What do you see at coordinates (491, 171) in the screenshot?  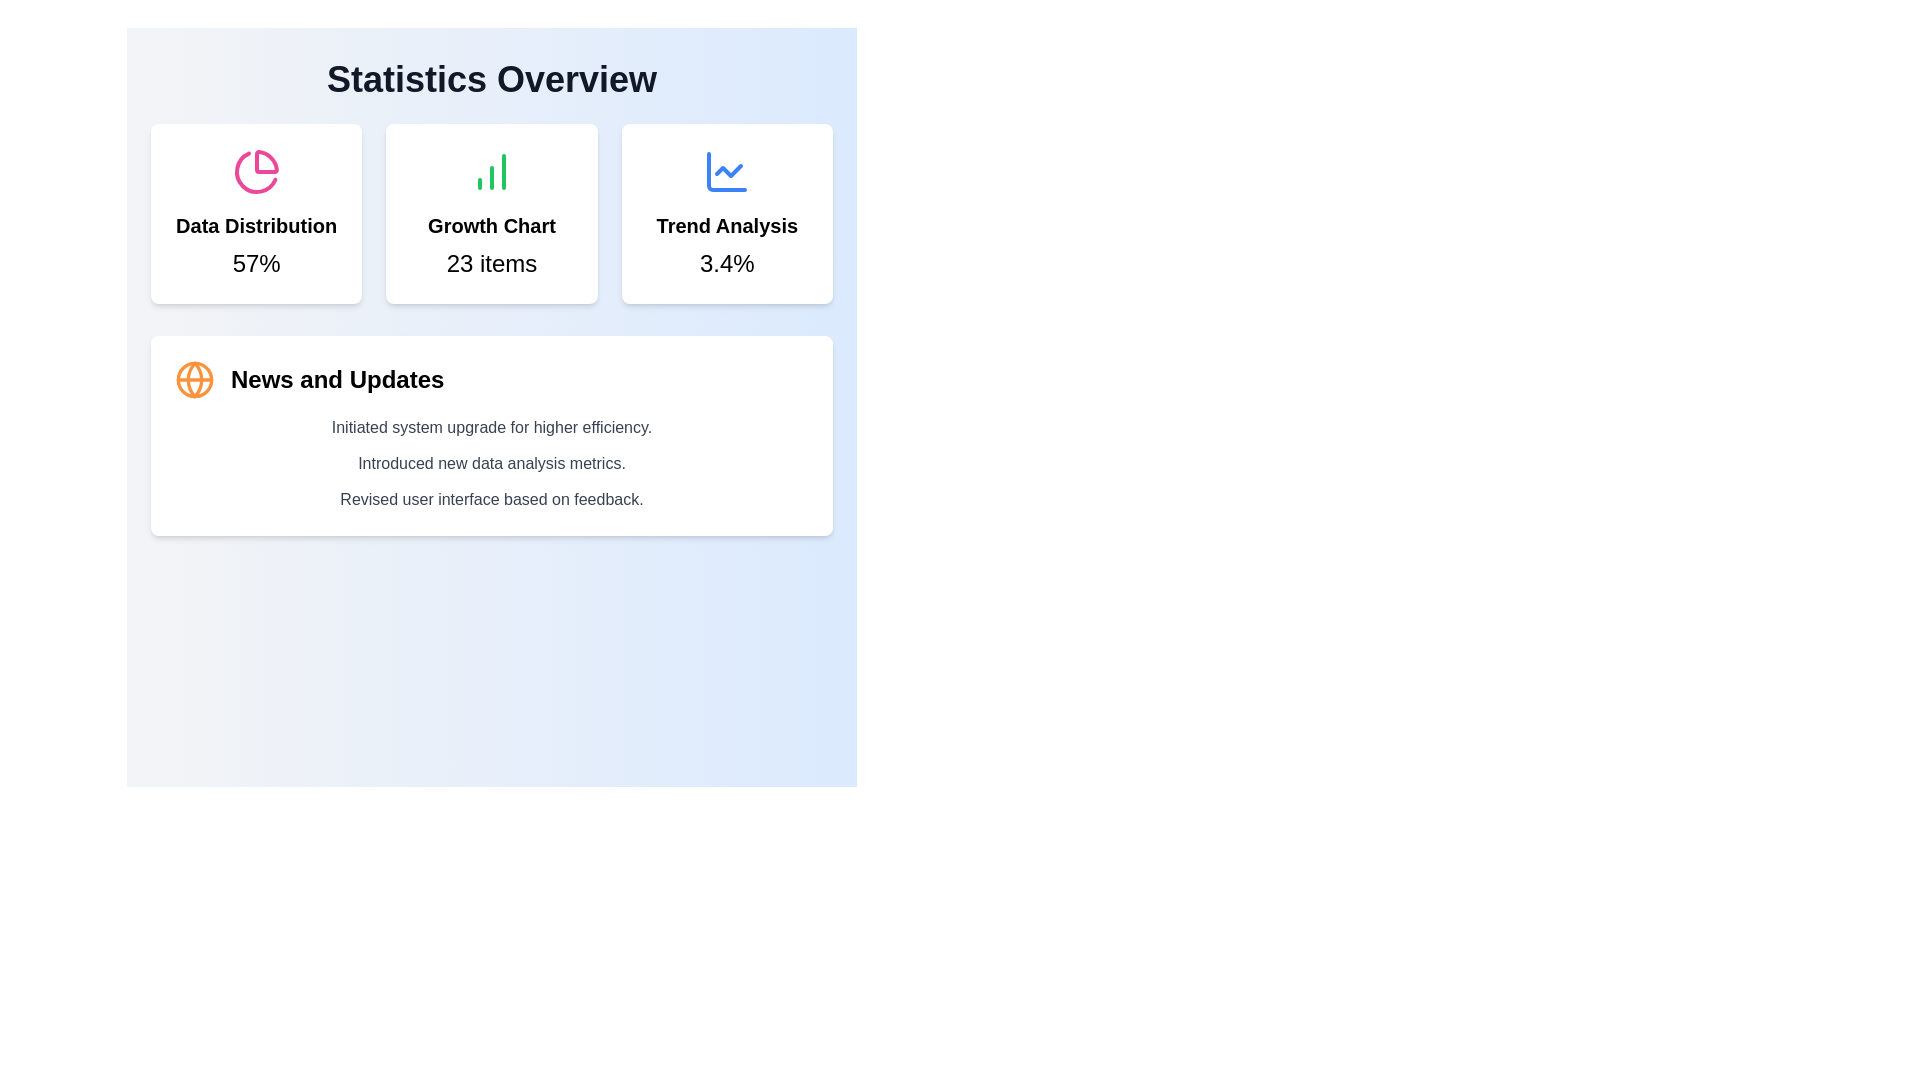 I see `the growth improvement icon located inside the 'Growth Chart' card with the subtitle '23 items', positioned centrally among three cards in the second row of the interface` at bounding box center [491, 171].